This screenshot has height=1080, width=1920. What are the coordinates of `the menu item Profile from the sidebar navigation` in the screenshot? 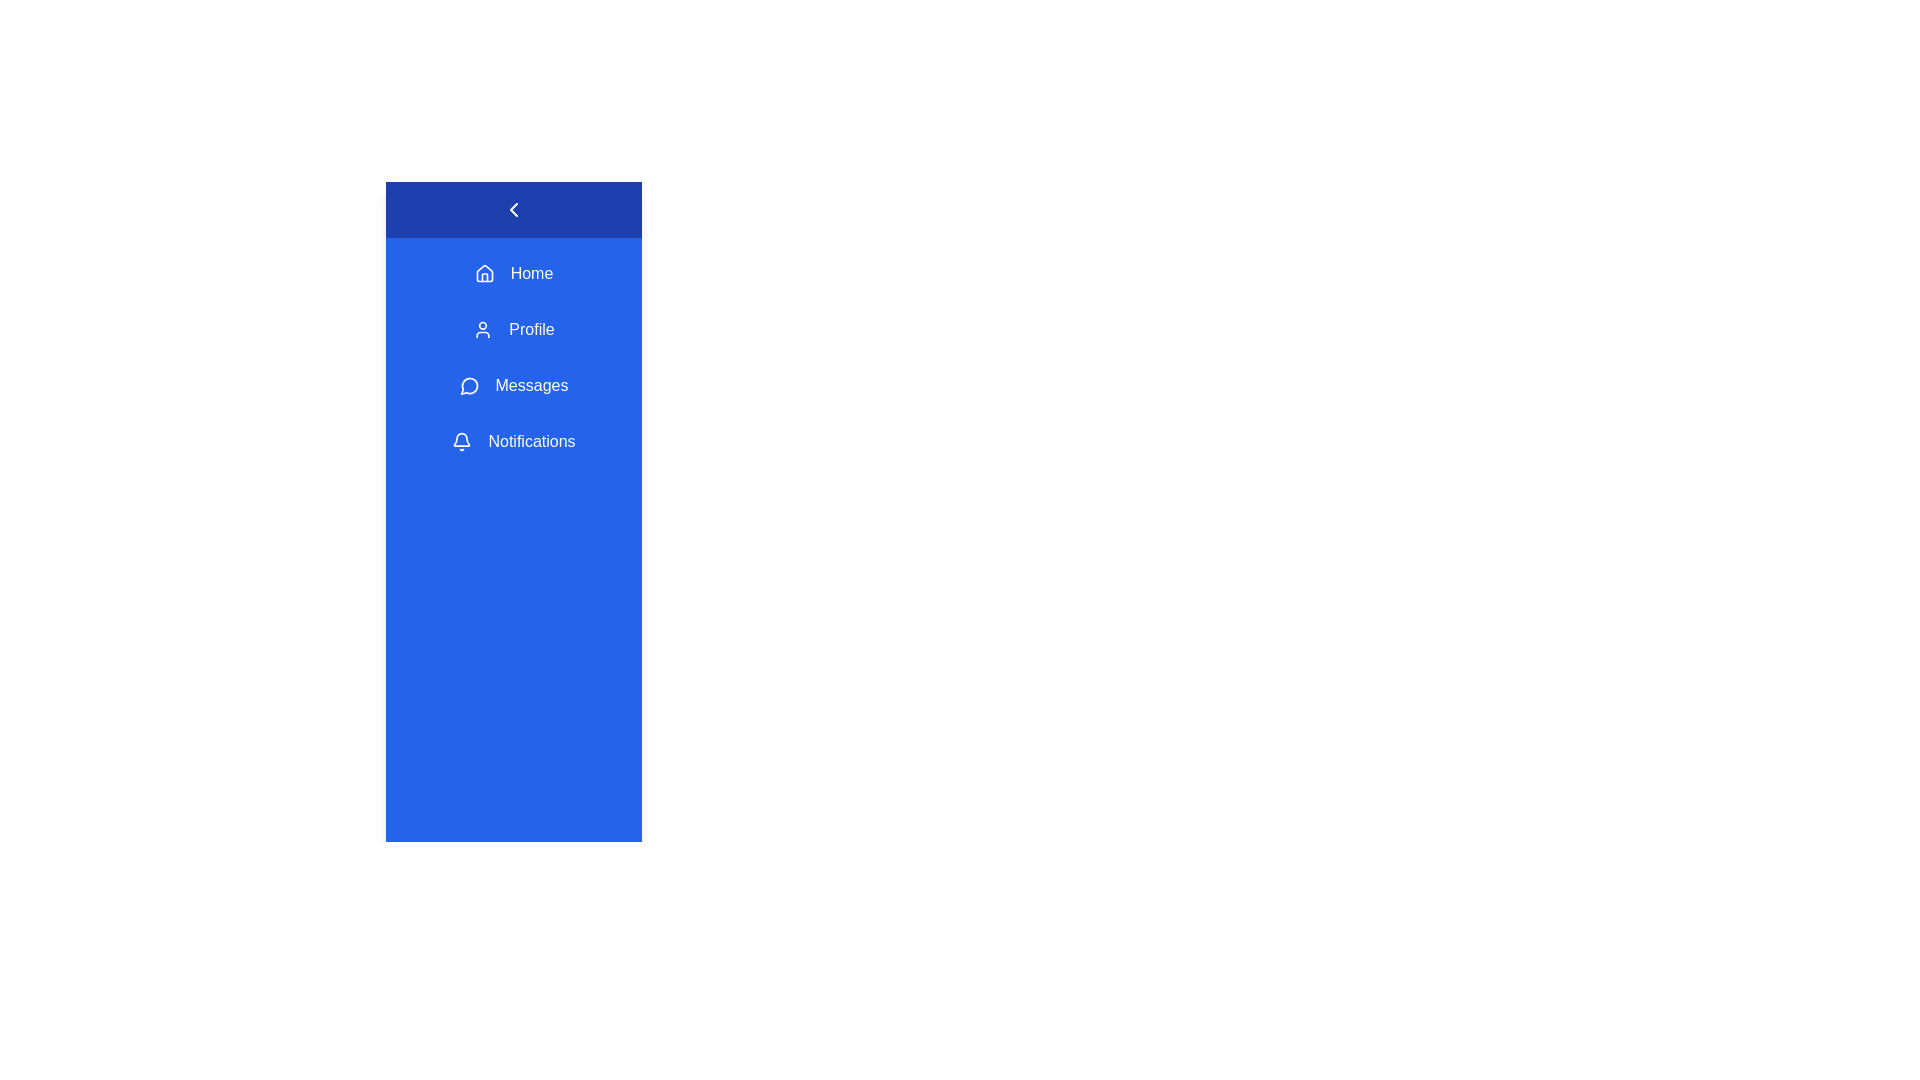 It's located at (513, 329).